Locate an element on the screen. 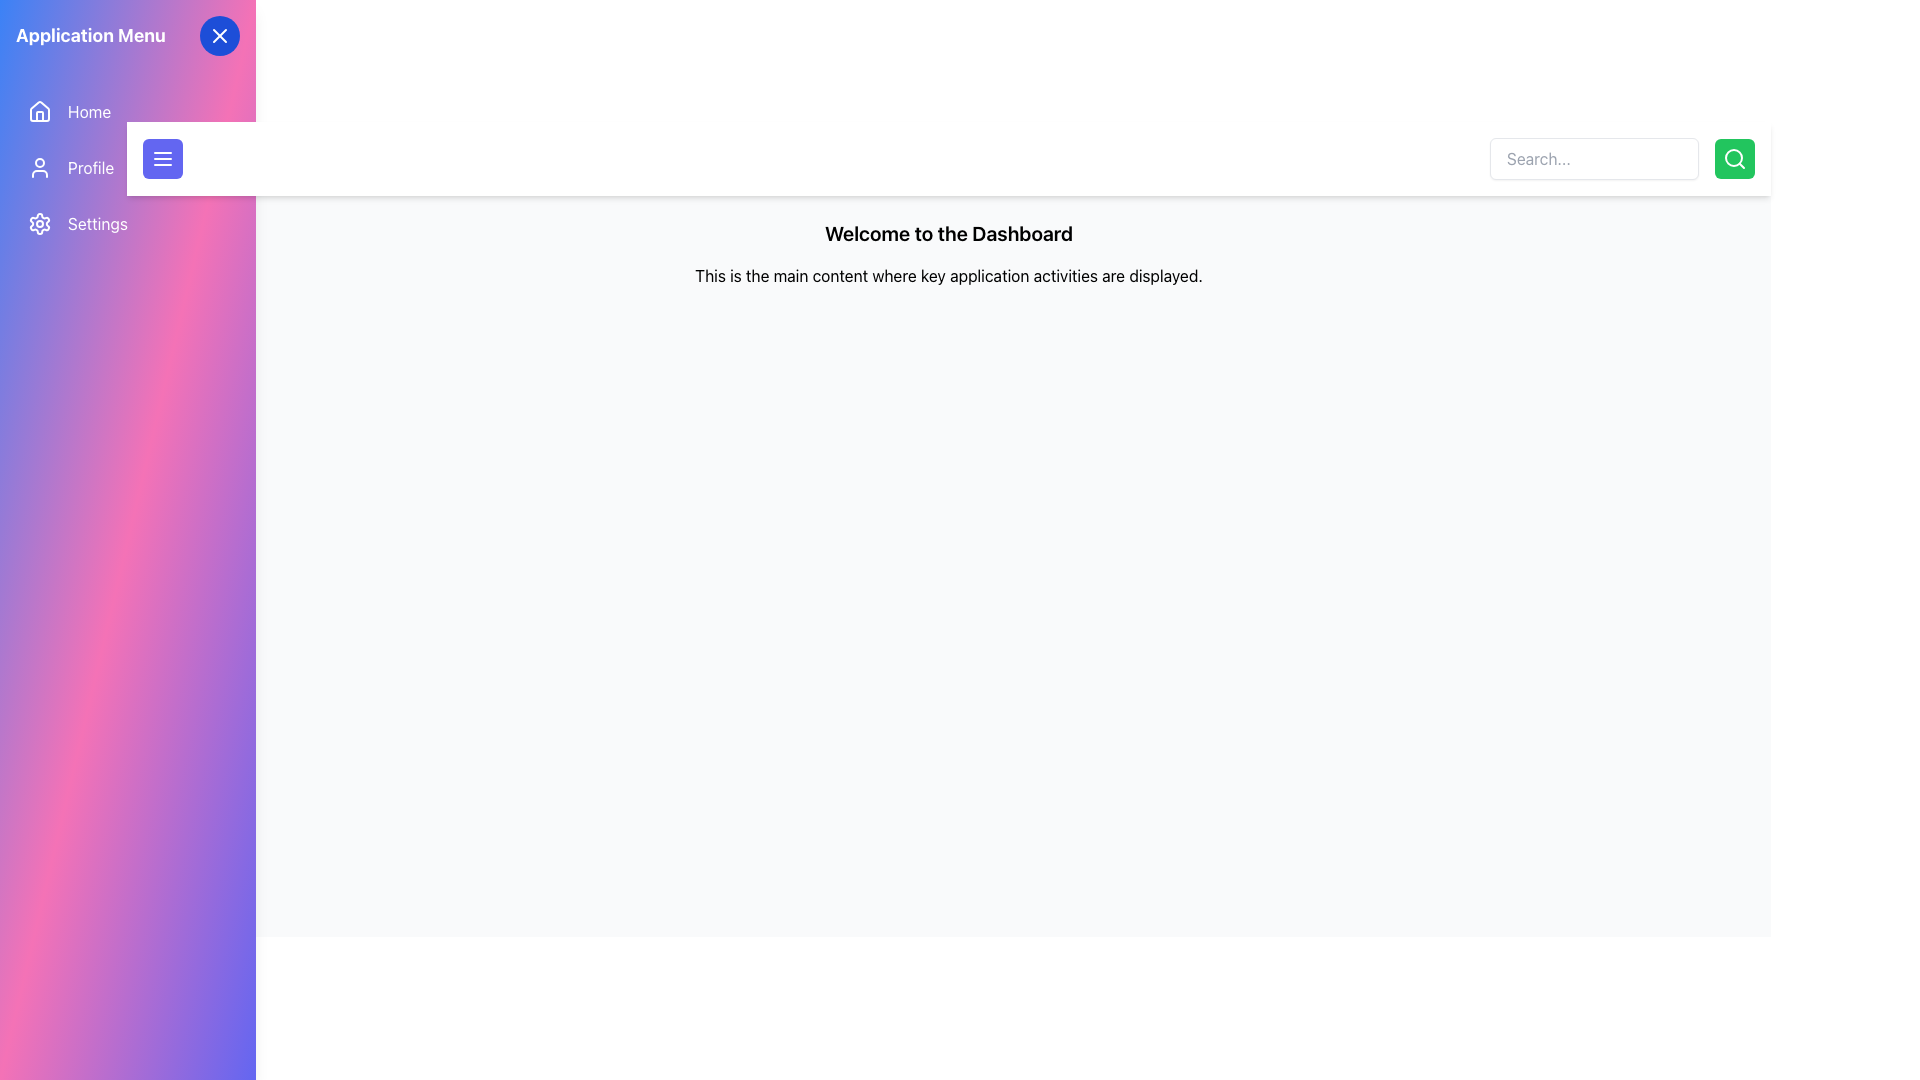 The width and height of the screenshot is (1920, 1080). the second interactive item in the vertical navigation menu is located at coordinates (127, 167).